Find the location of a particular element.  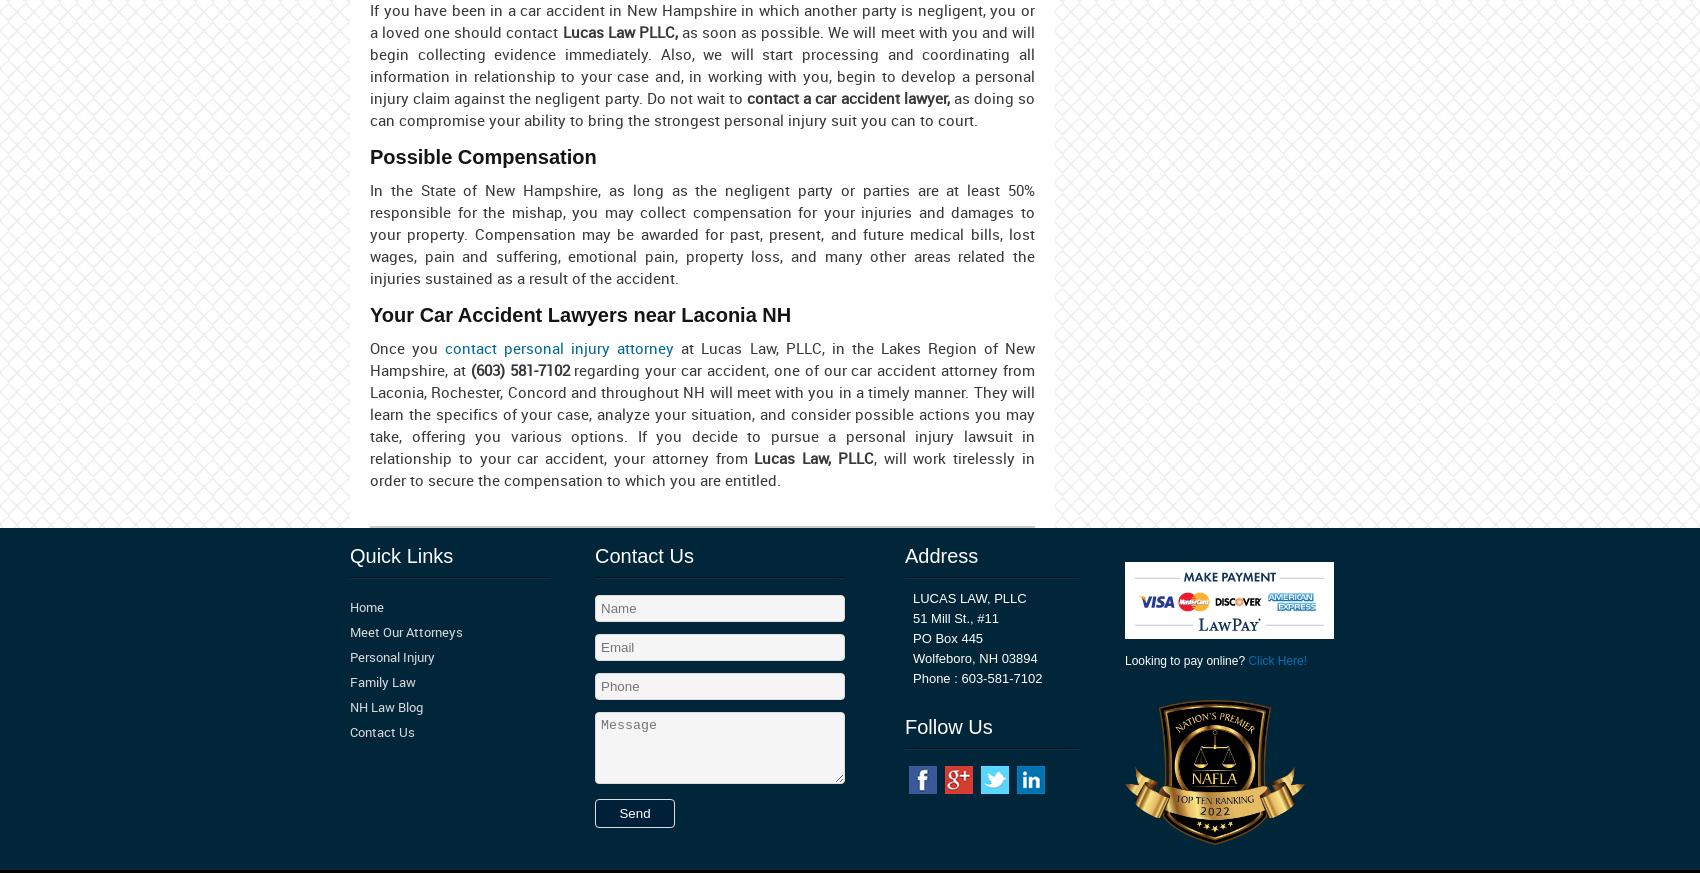

'Lucas Law PLLC,' is located at coordinates (618, 31).